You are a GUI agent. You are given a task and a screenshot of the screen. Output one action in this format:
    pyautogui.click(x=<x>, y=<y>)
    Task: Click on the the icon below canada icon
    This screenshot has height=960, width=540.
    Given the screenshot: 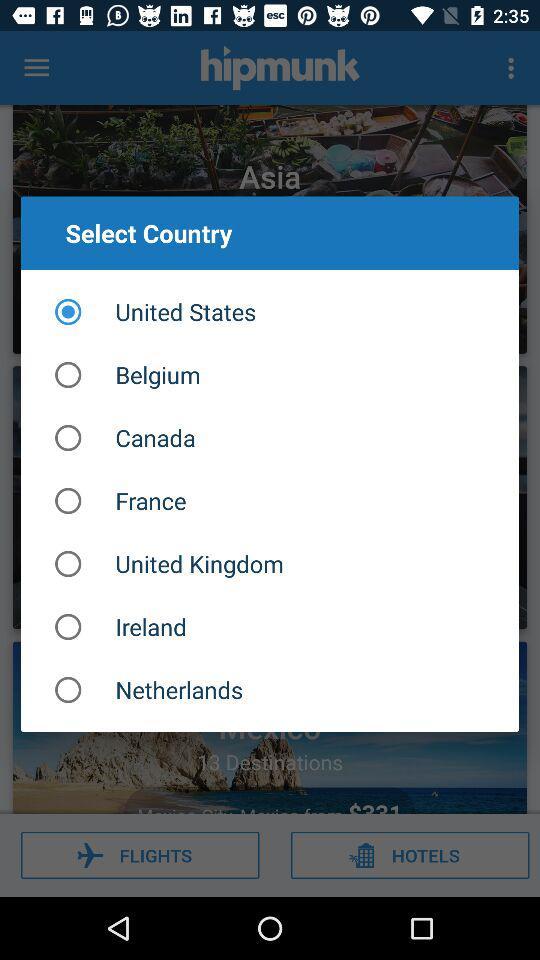 What is the action you would take?
    pyautogui.click(x=270, y=500)
    